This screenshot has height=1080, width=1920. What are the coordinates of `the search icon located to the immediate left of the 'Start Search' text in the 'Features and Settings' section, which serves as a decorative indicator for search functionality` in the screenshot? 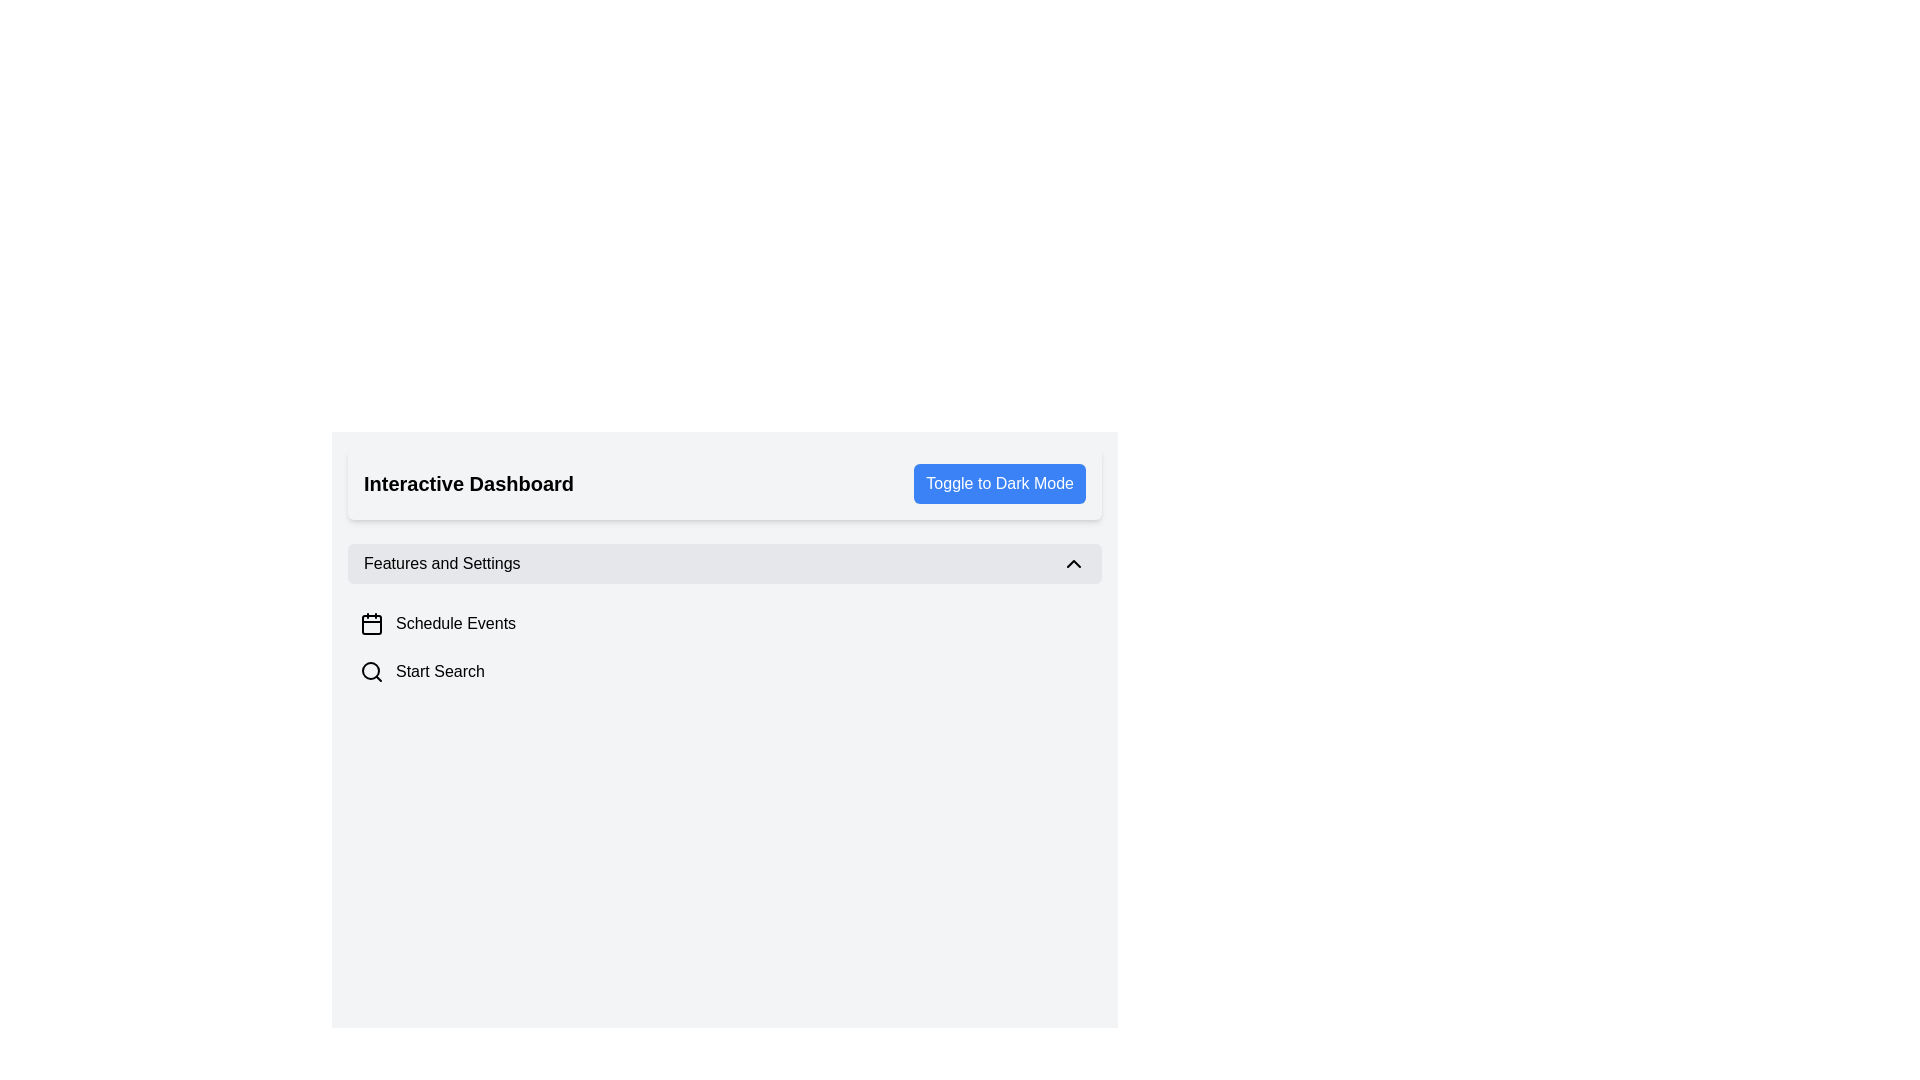 It's located at (372, 671).